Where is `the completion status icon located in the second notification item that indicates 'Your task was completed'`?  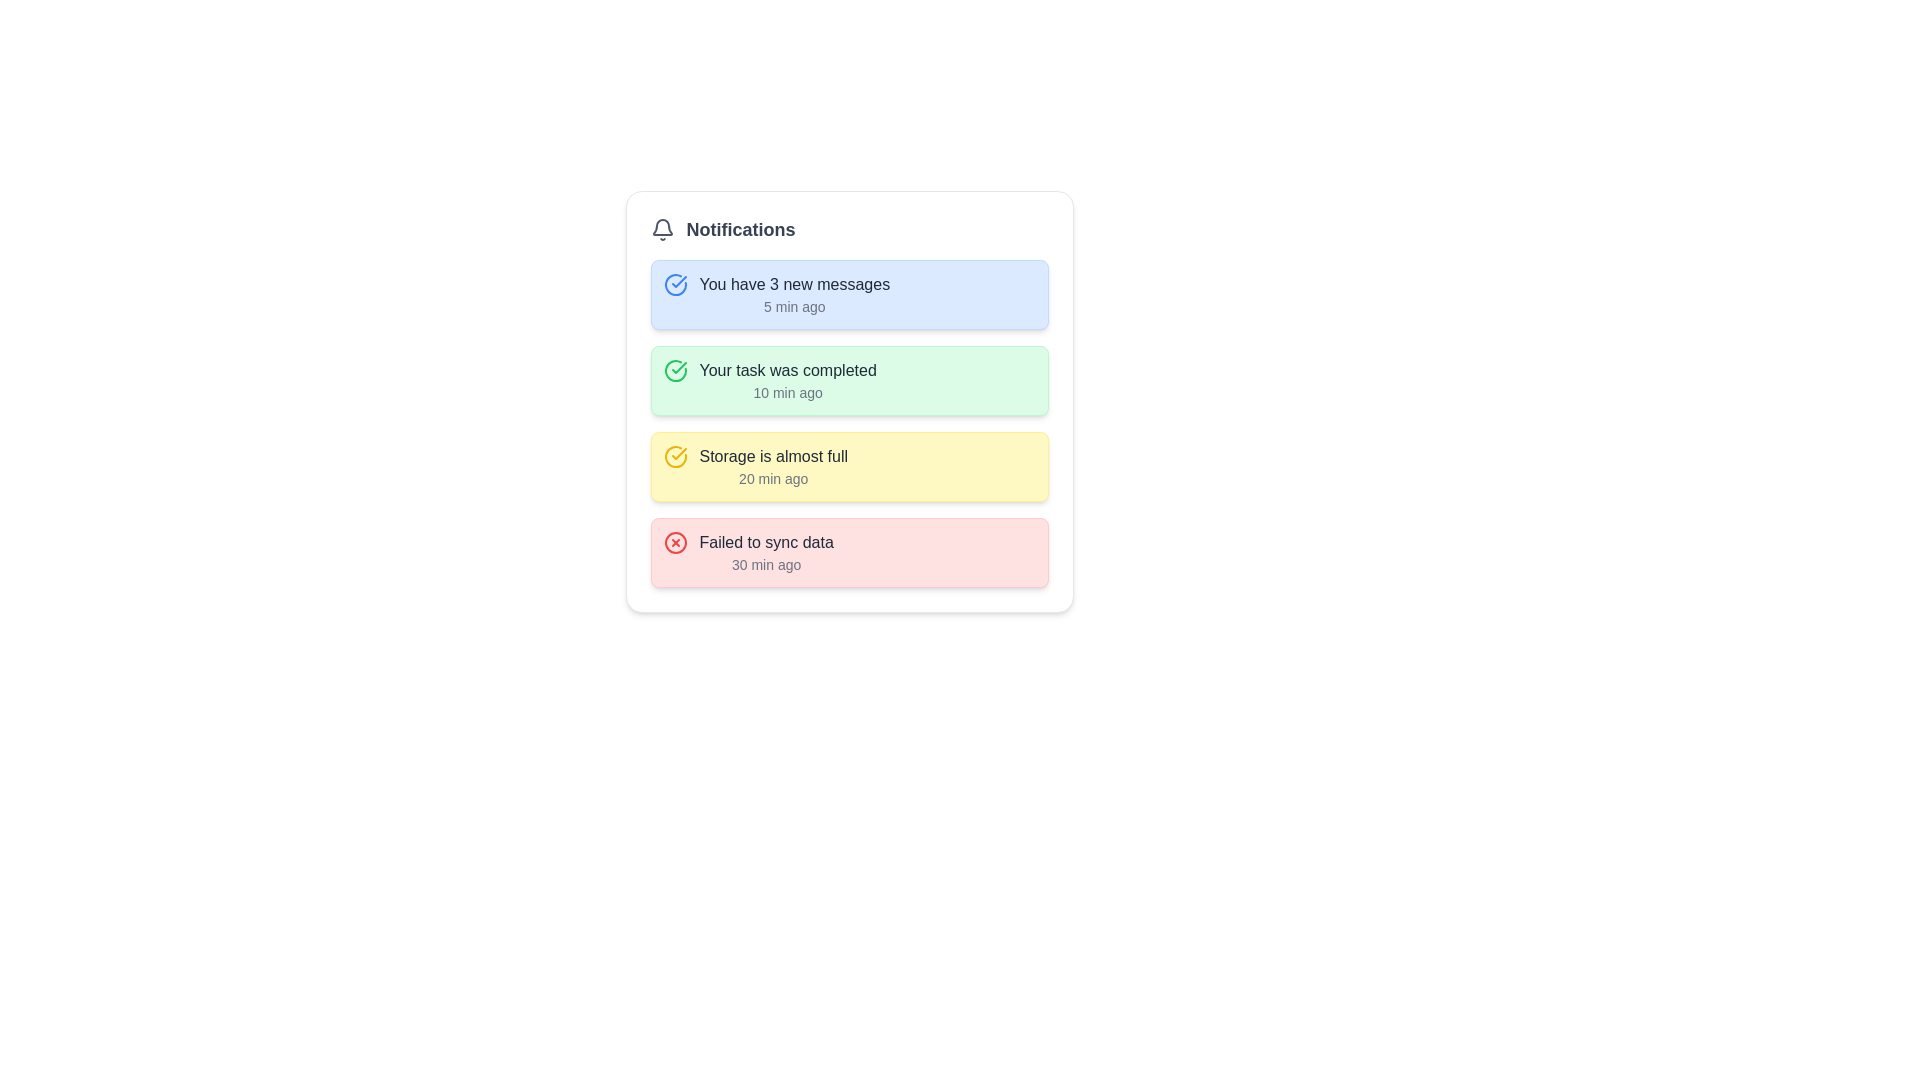 the completion status icon located in the second notification item that indicates 'Your task was completed' is located at coordinates (678, 367).